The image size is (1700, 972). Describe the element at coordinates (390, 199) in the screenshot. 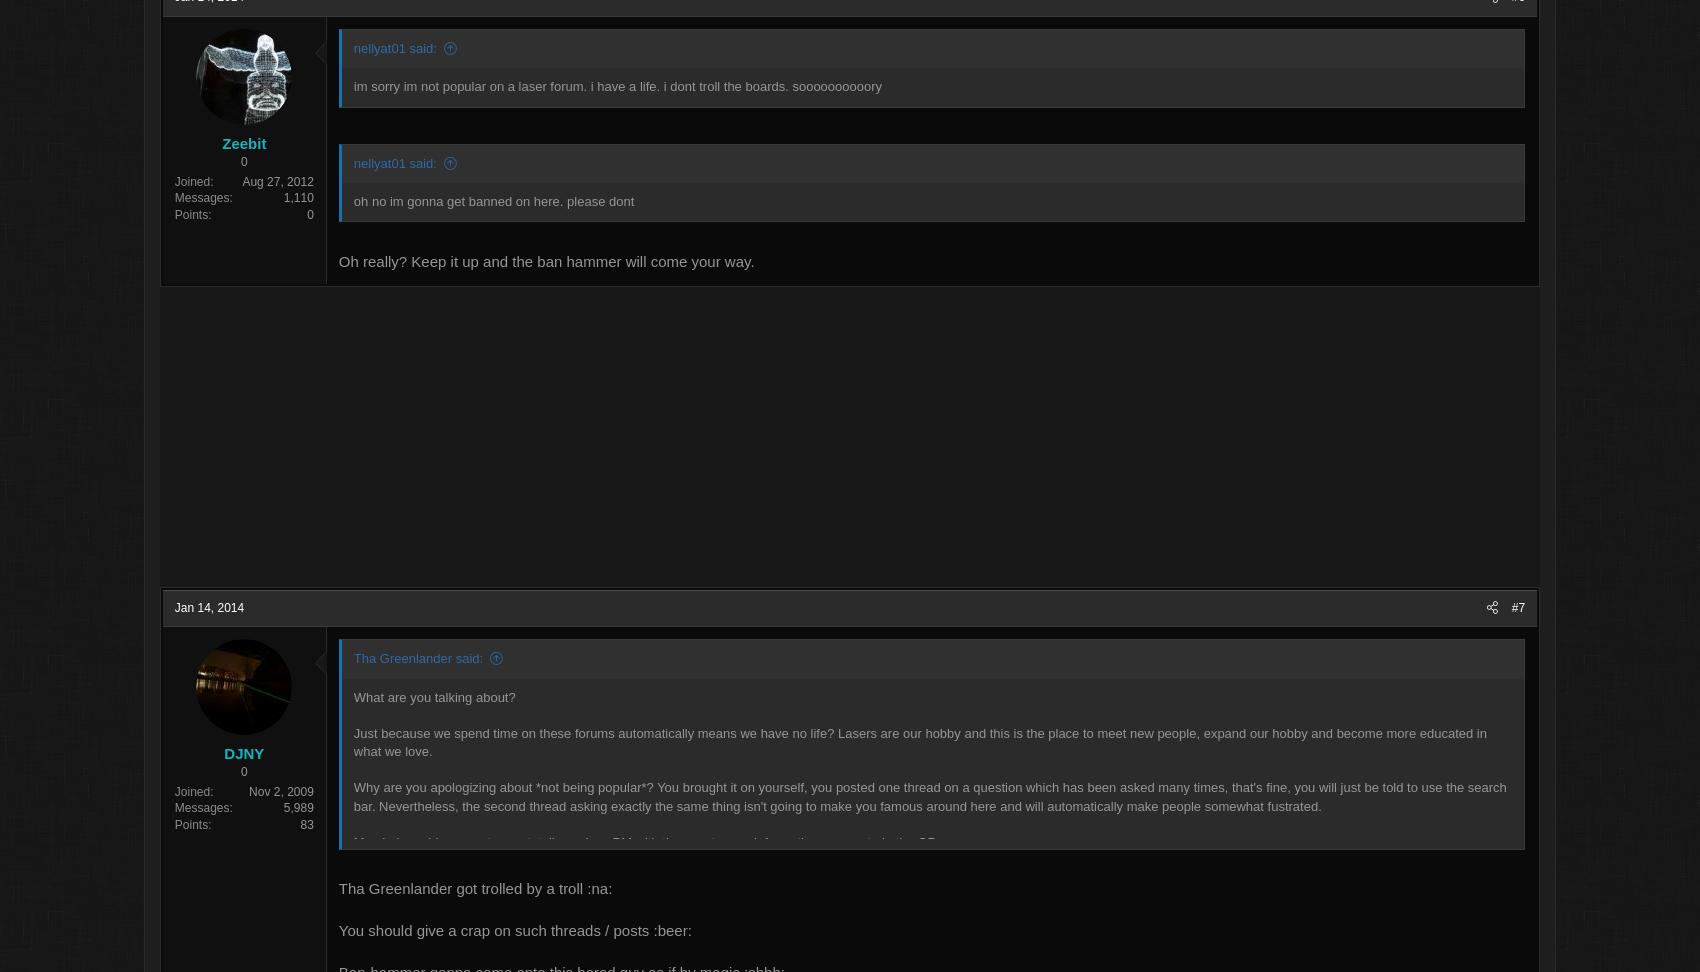

I see `'1,110'` at that location.